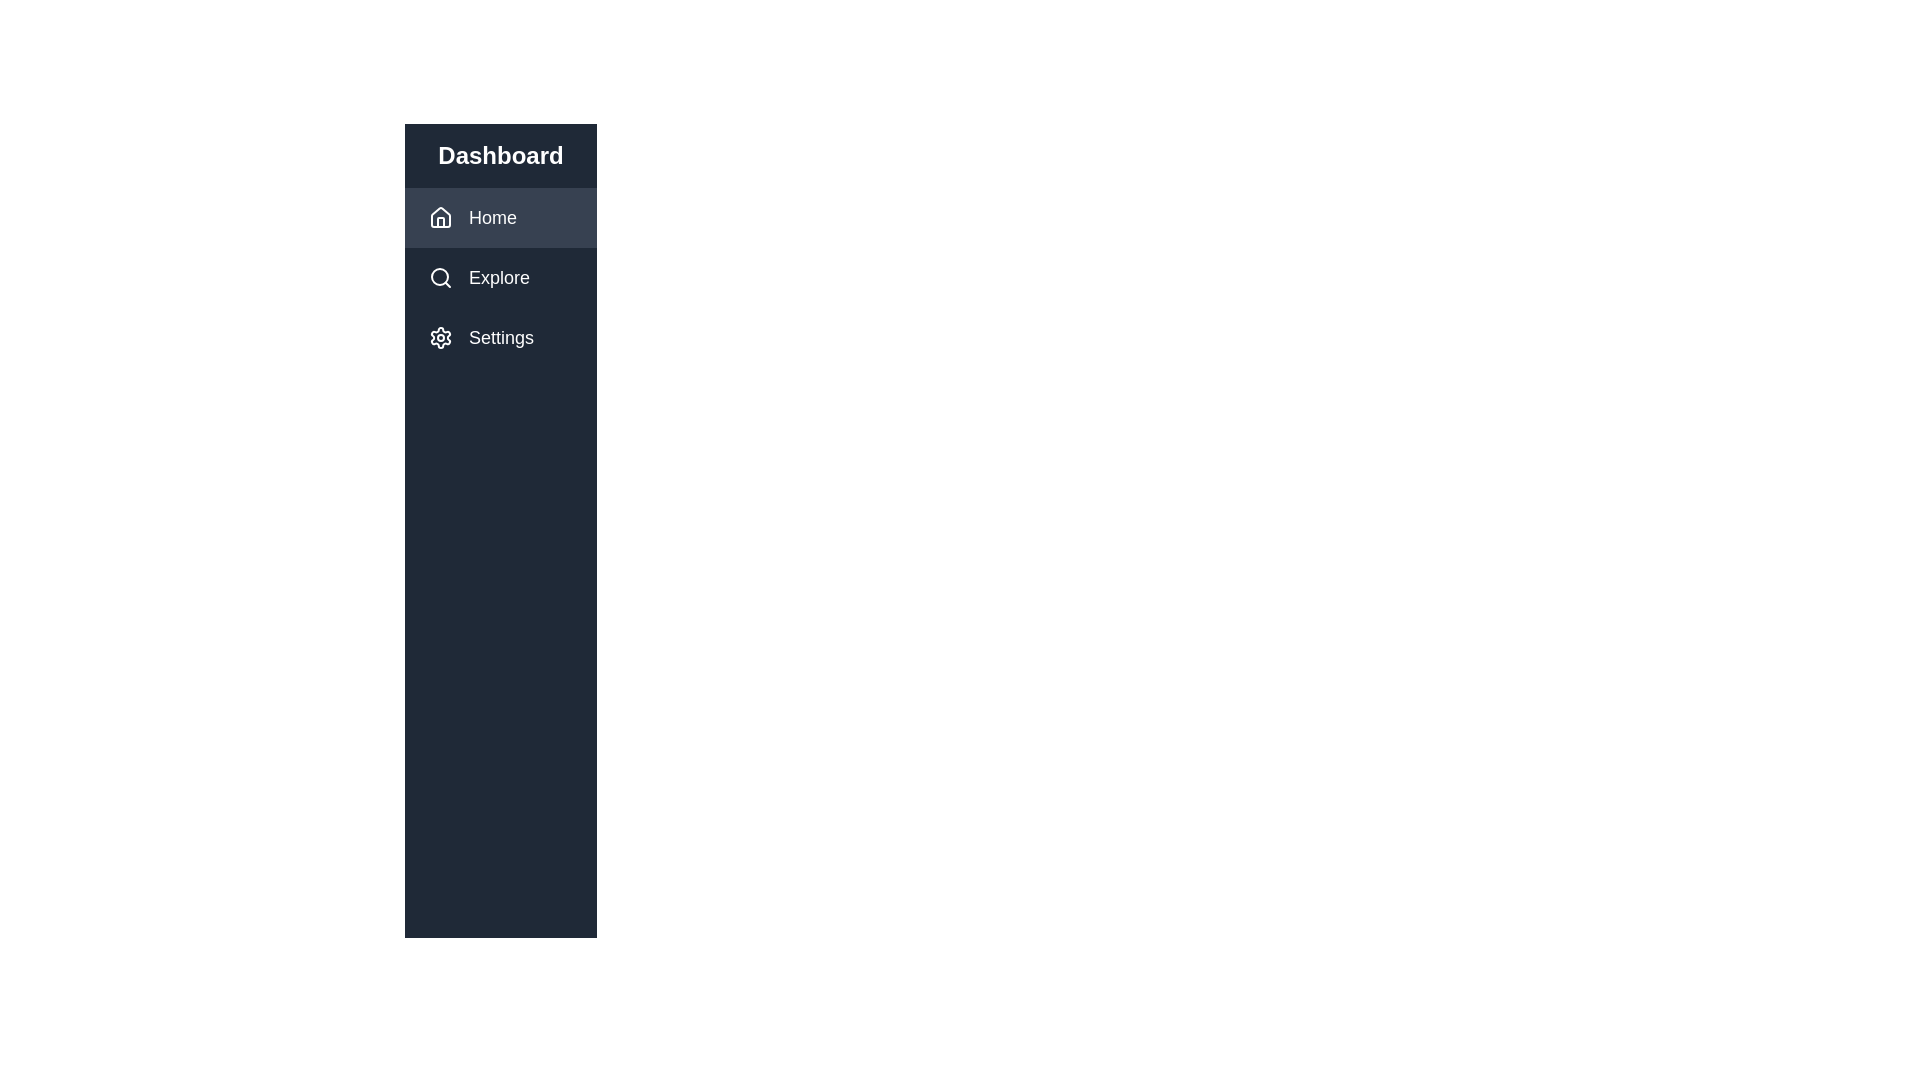  Describe the element at coordinates (500, 218) in the screenshot. I see `the first button in the vertical navigation menu, located underneath the 'Dashboard' header` at that location.